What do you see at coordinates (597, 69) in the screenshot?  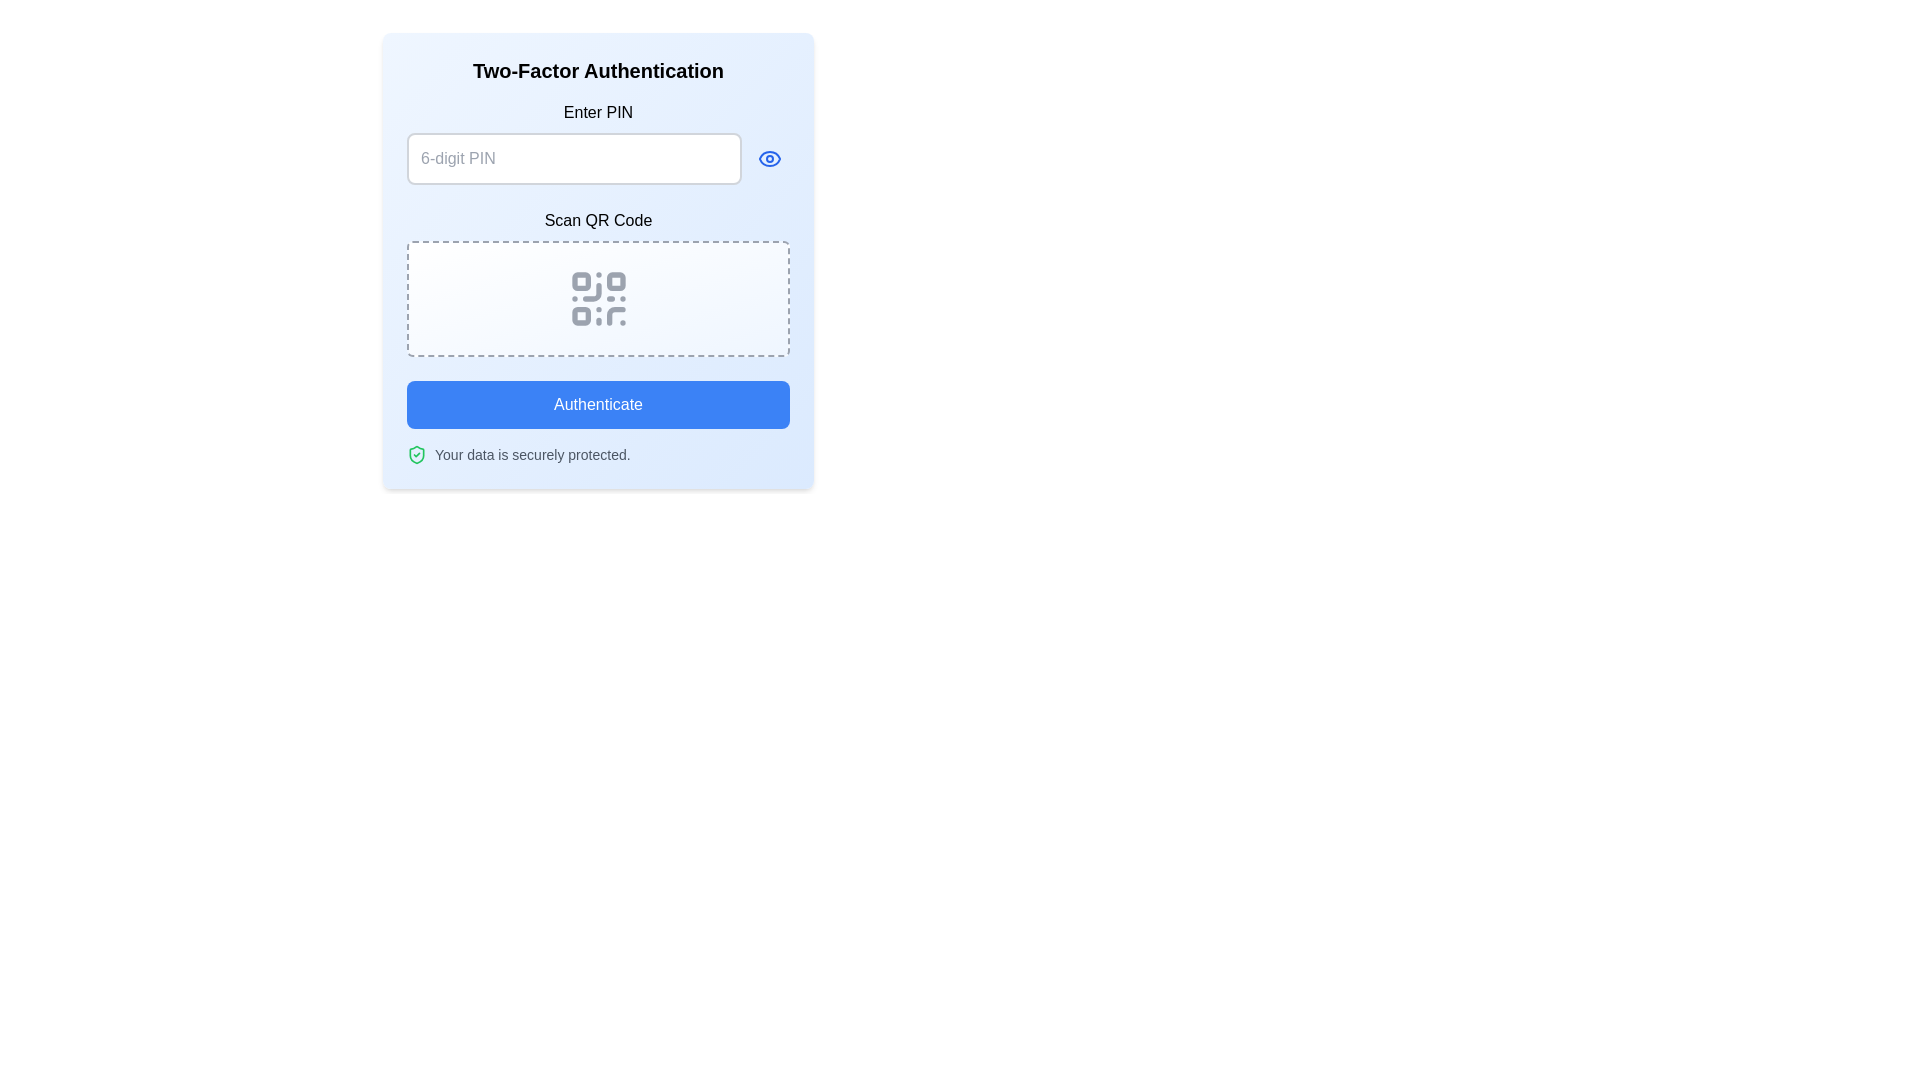 I see `the Text Header element displaying 'Two-Factor Authentication', which is prominently styled with a large, bold black font at the top of the card-like interface` at bounding box center [597, 69].